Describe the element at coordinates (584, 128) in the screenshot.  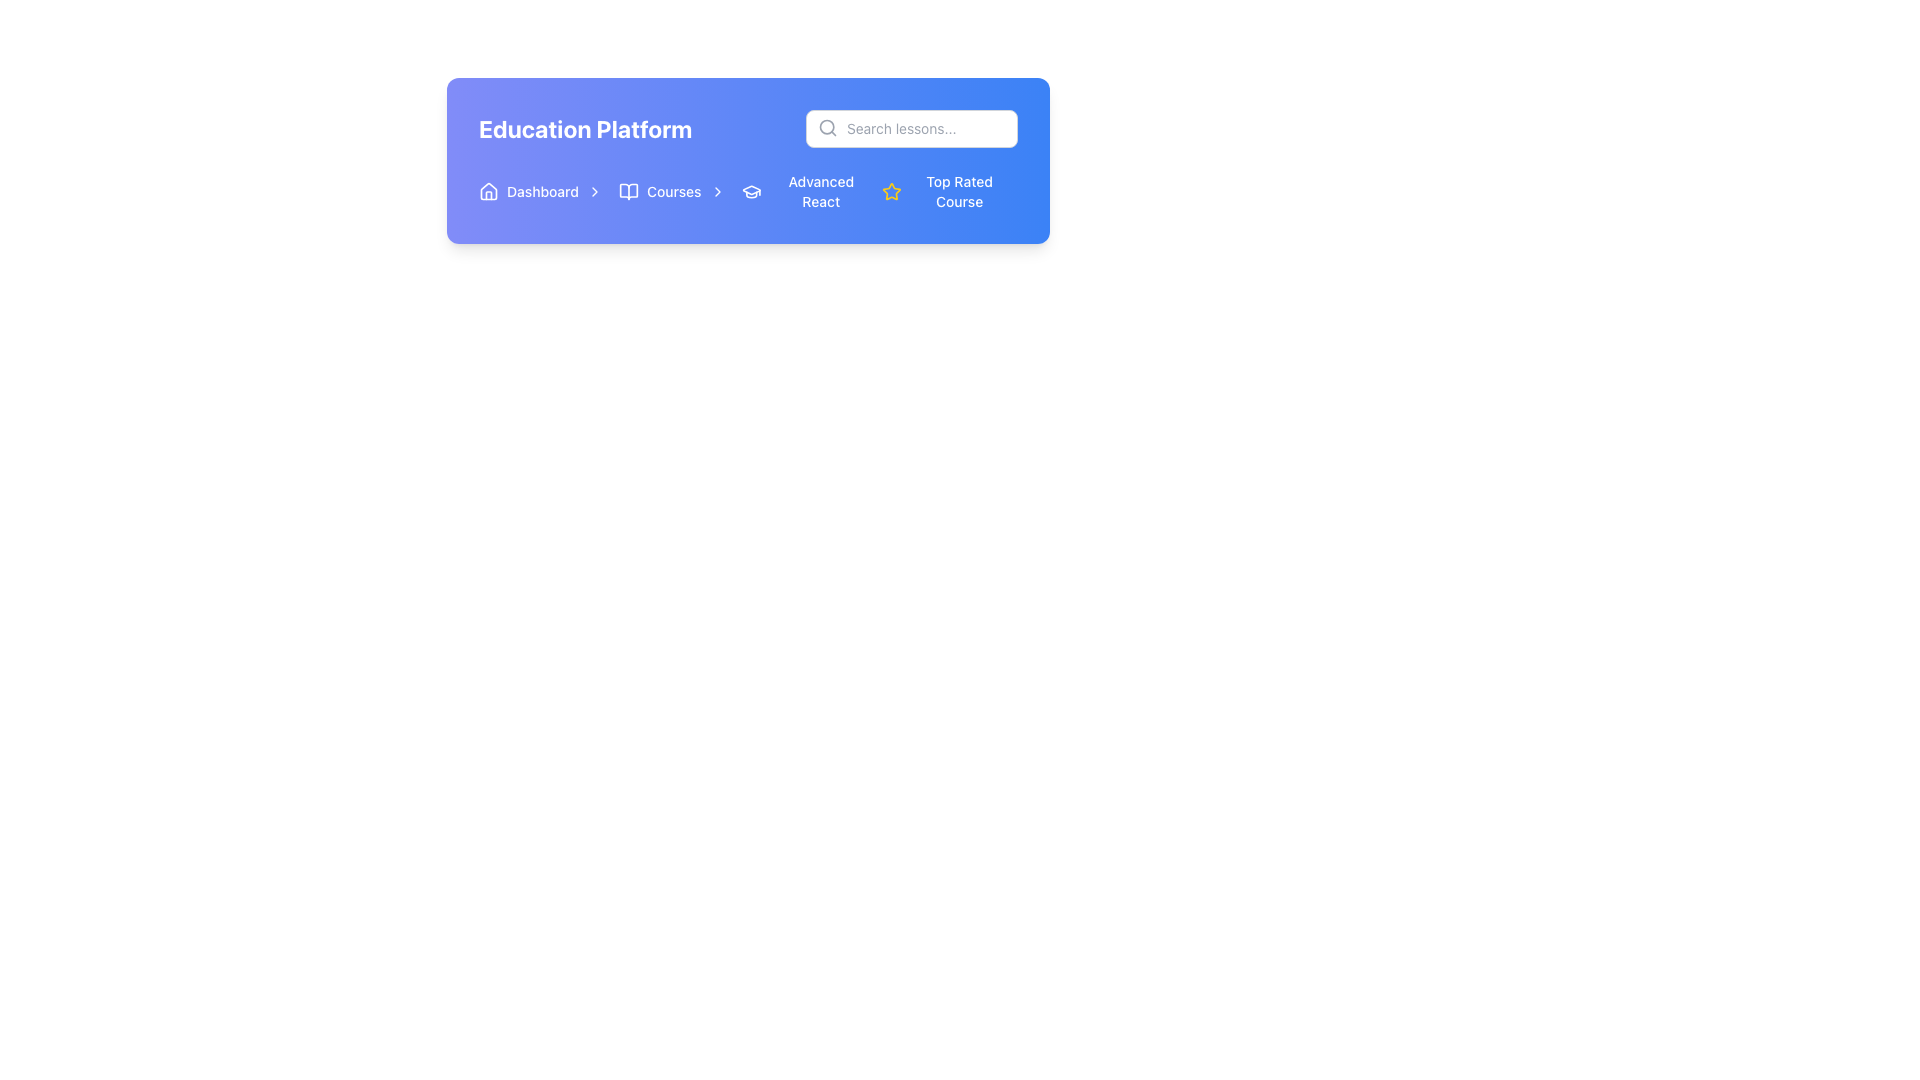
I see `the Static Text element displaying 'Education Platform' in bold white font on a blue background, located at the upper left side of the header section` at that location.